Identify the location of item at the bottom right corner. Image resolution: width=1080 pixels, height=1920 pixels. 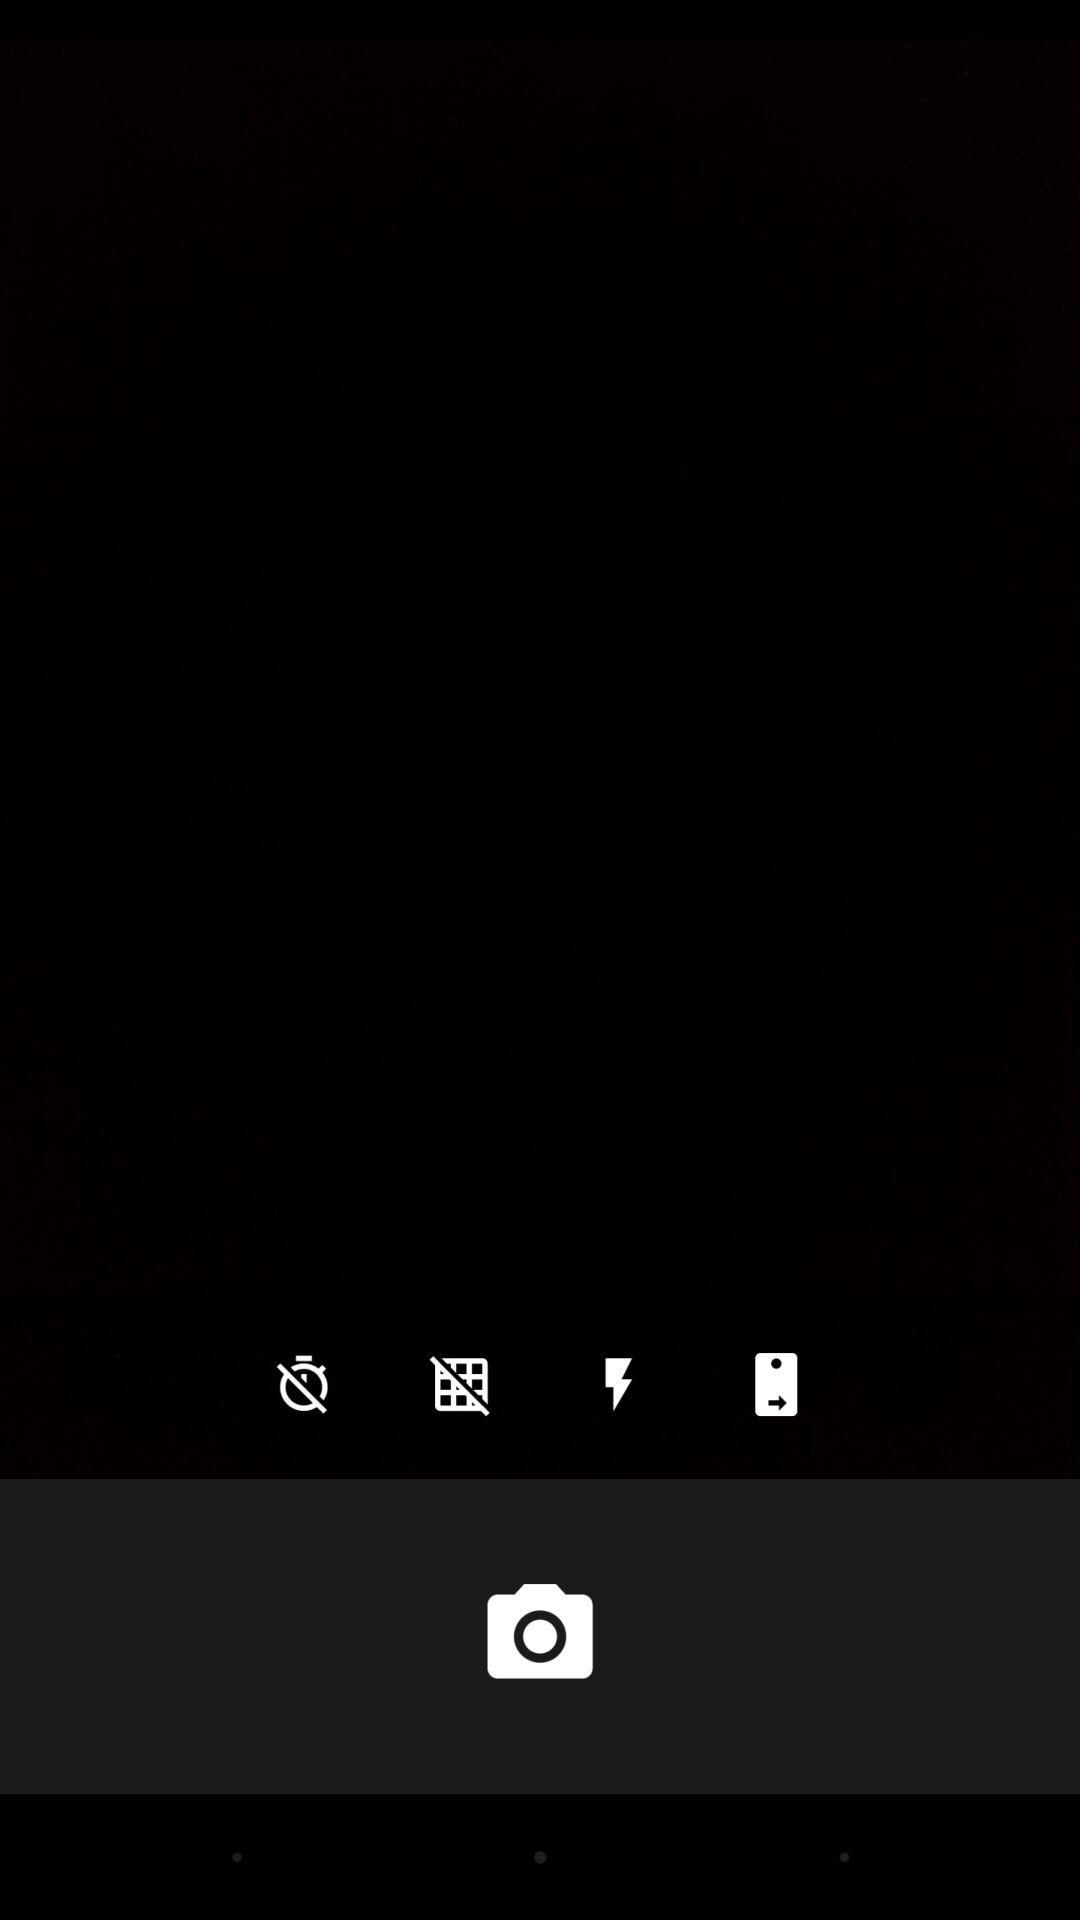
(775, 1383).